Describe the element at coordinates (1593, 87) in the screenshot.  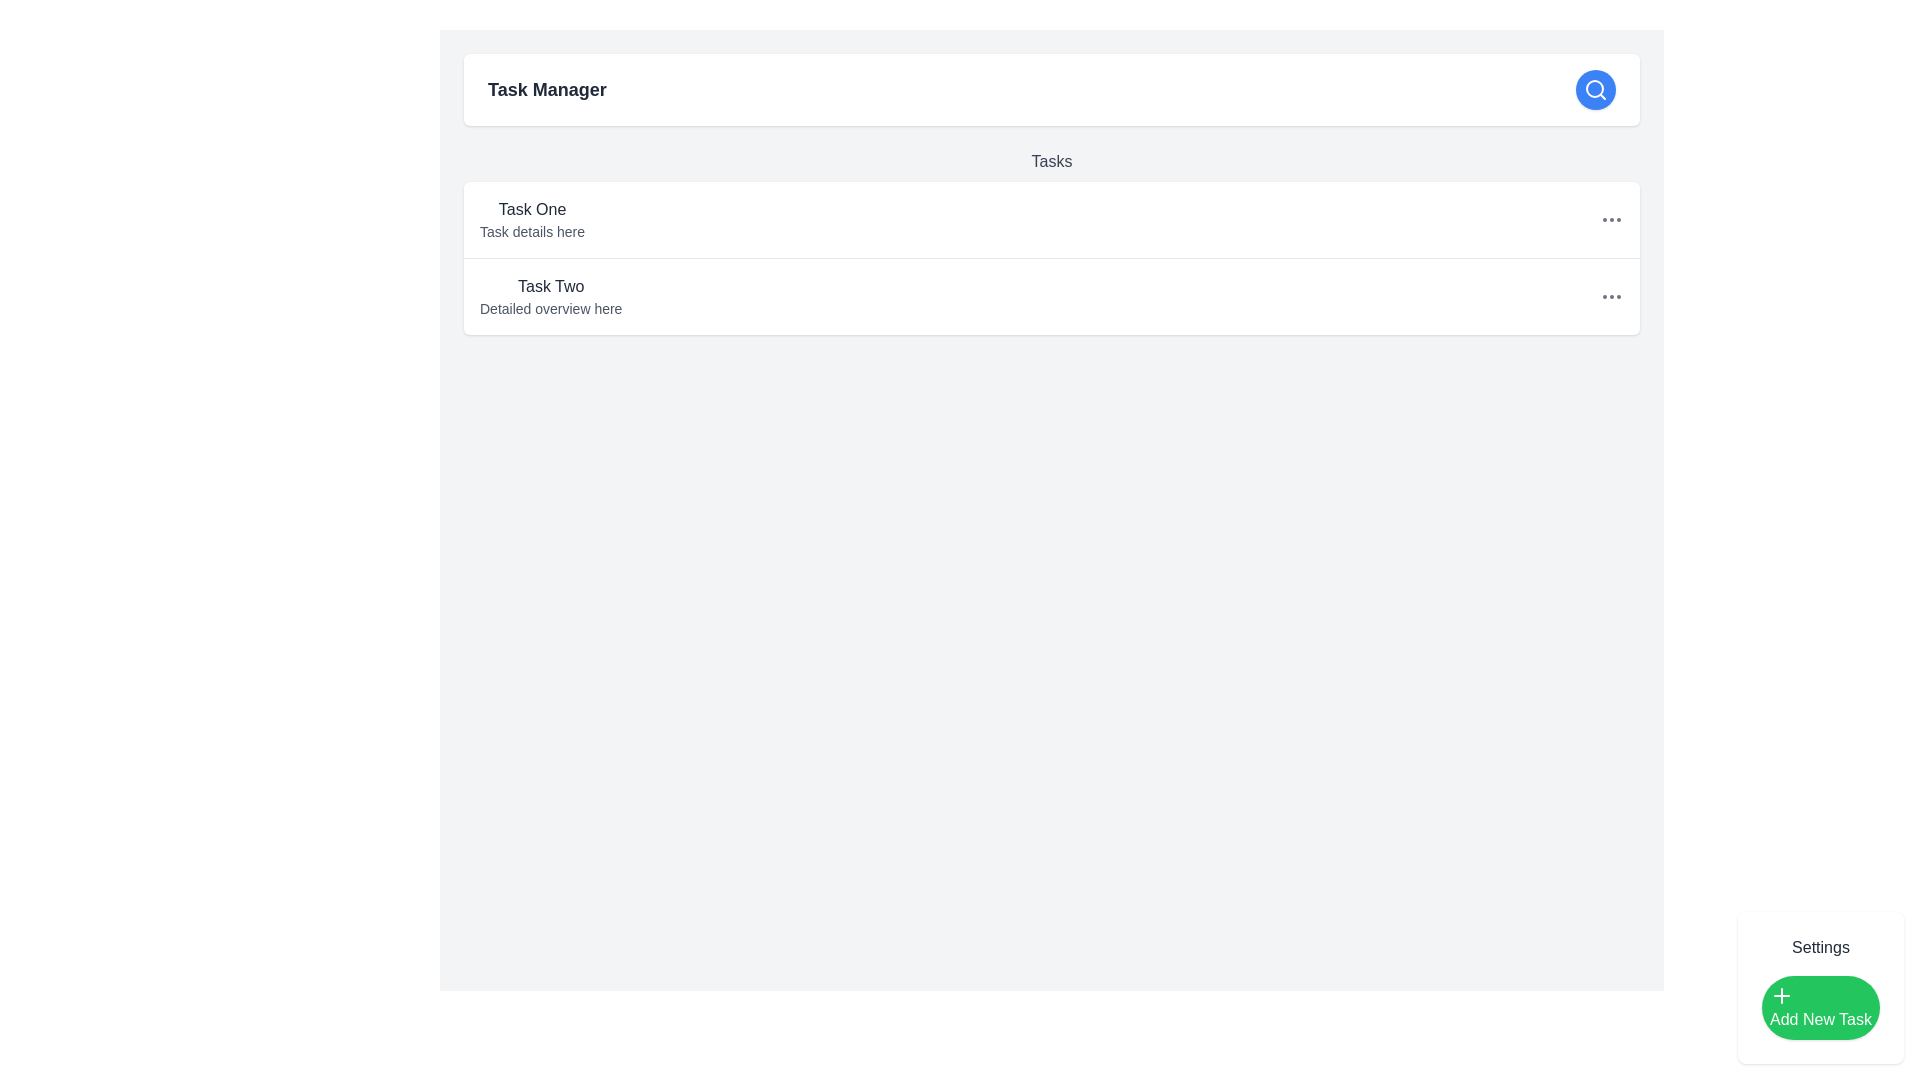
I see `the central circular component of the search icon located in the right portion of the top navigation bar` at that location.